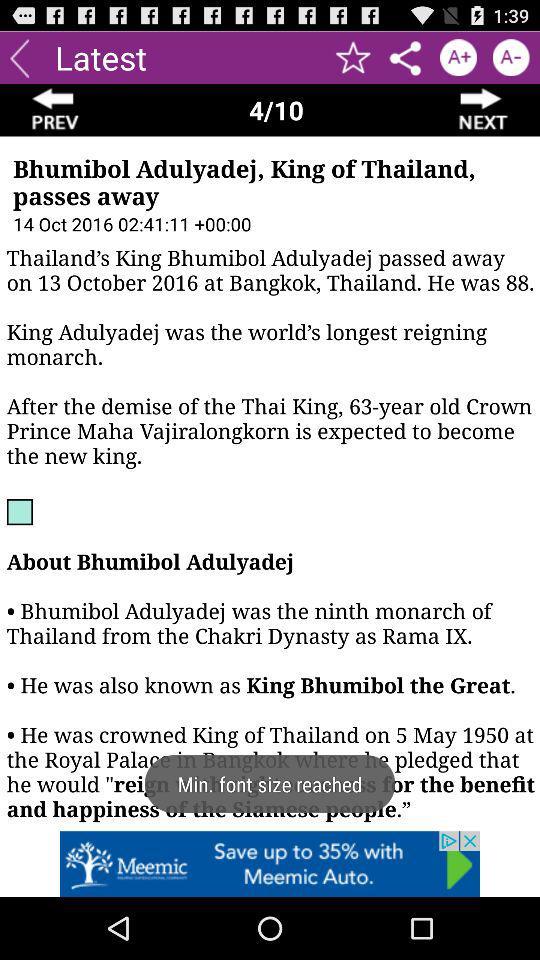  I want to click on advertisement page, so click(270, 863).